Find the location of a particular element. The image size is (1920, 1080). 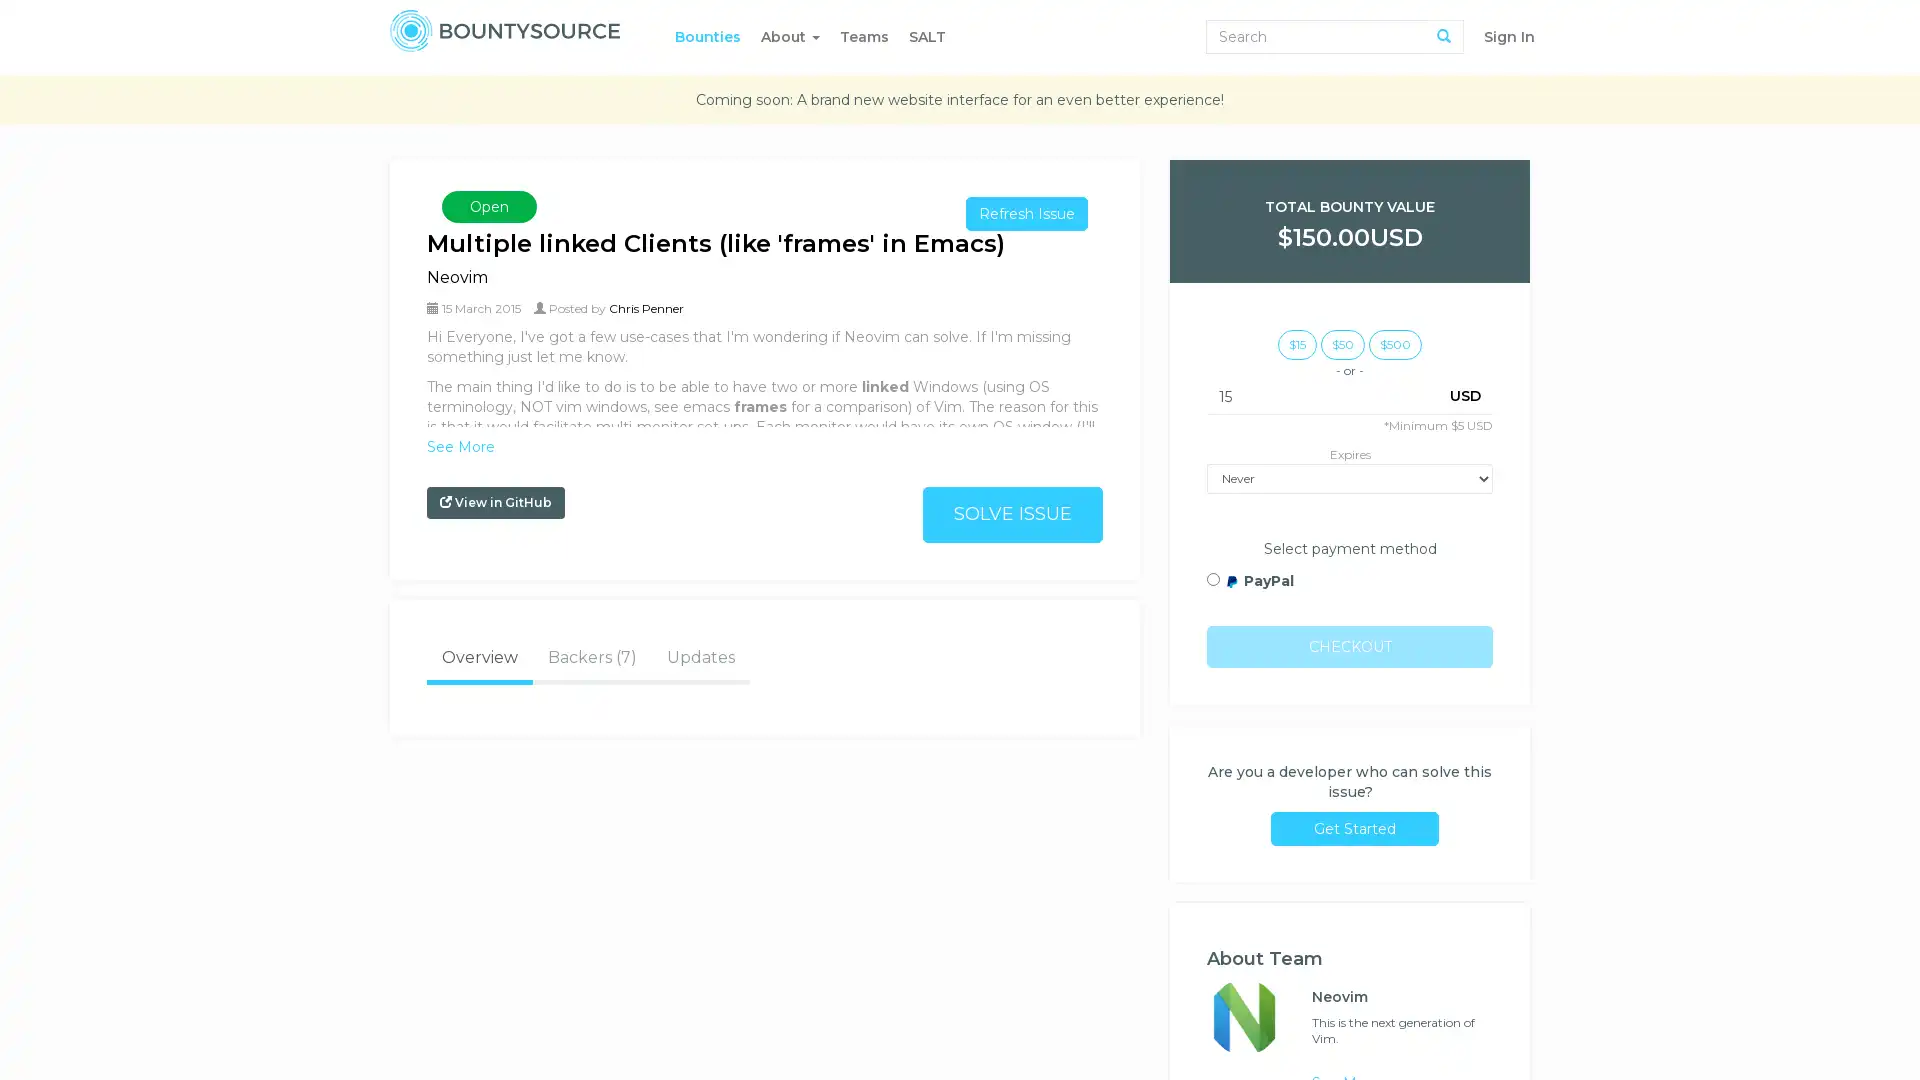

$50 is located at coordinates (1343, 342).